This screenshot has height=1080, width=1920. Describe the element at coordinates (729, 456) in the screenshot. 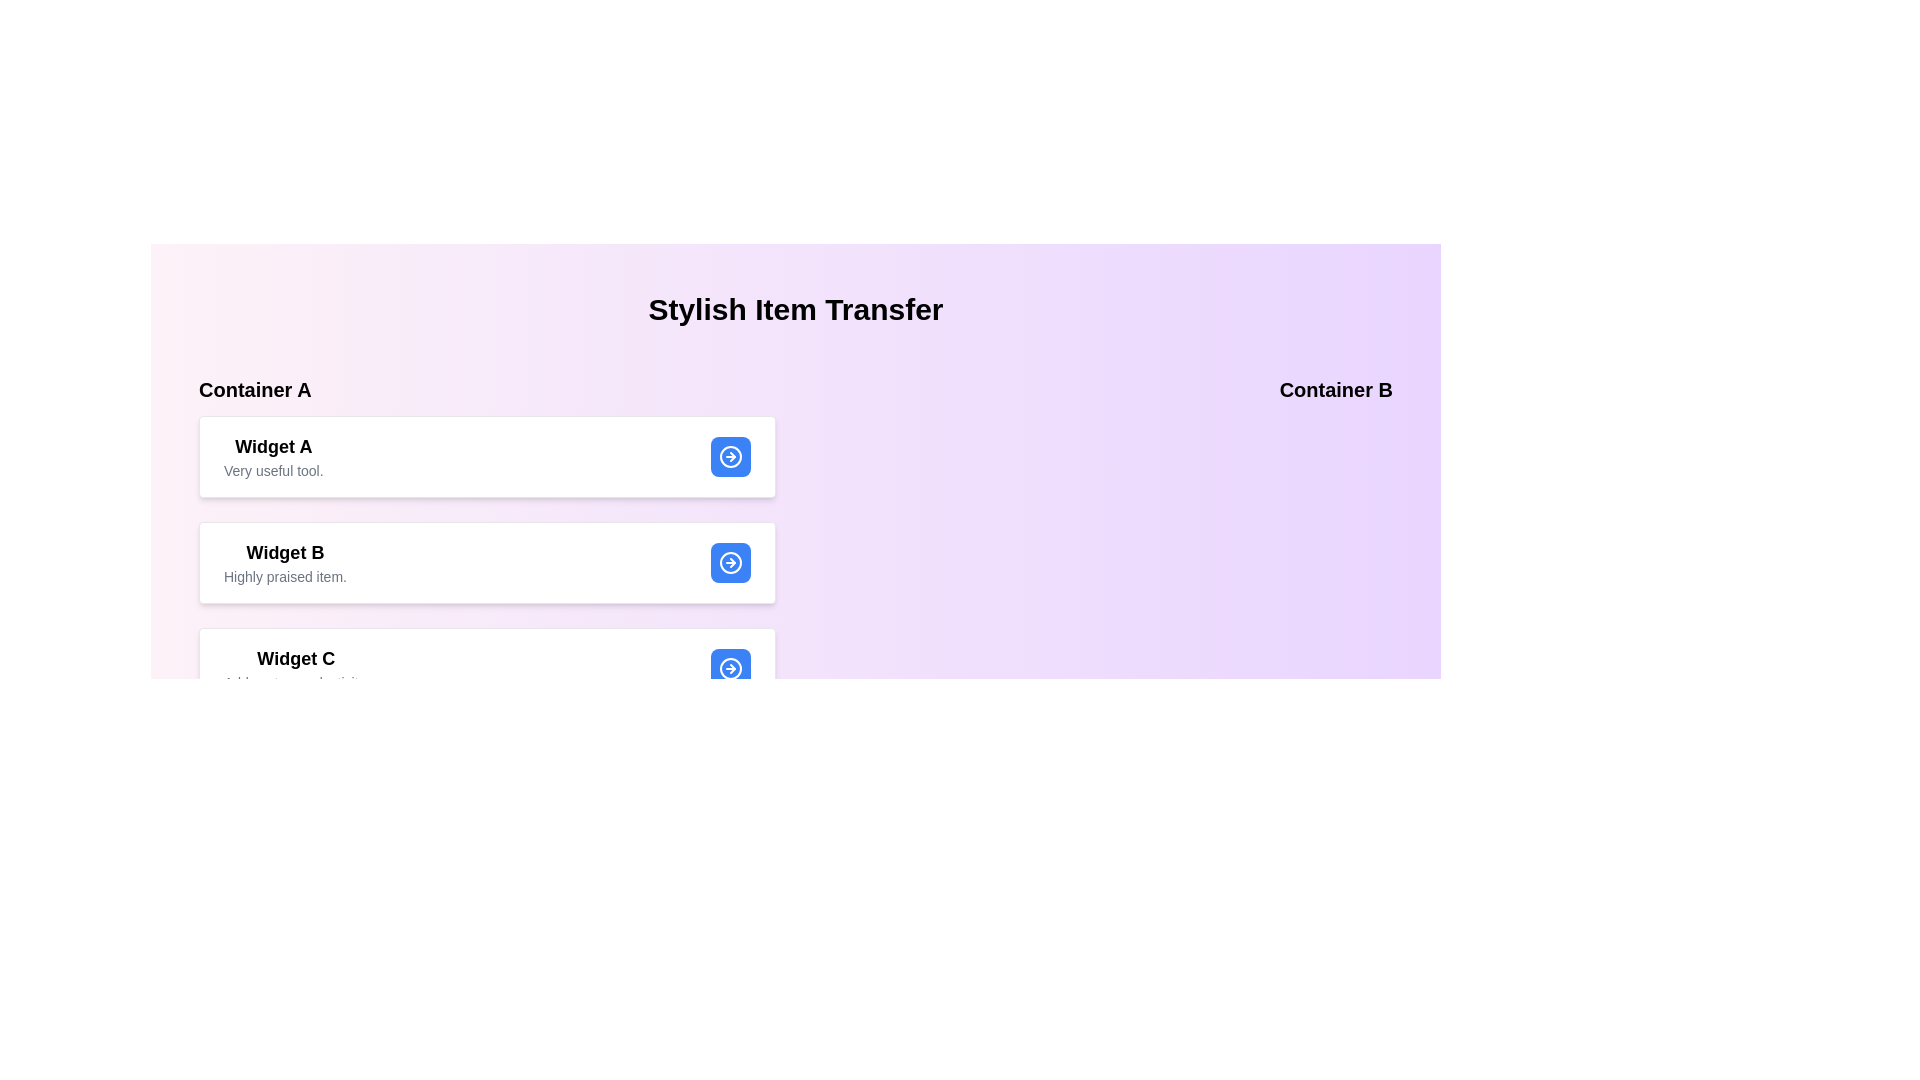

I see `transfer button for Widget A in Container A to move it to Container B` at that location.